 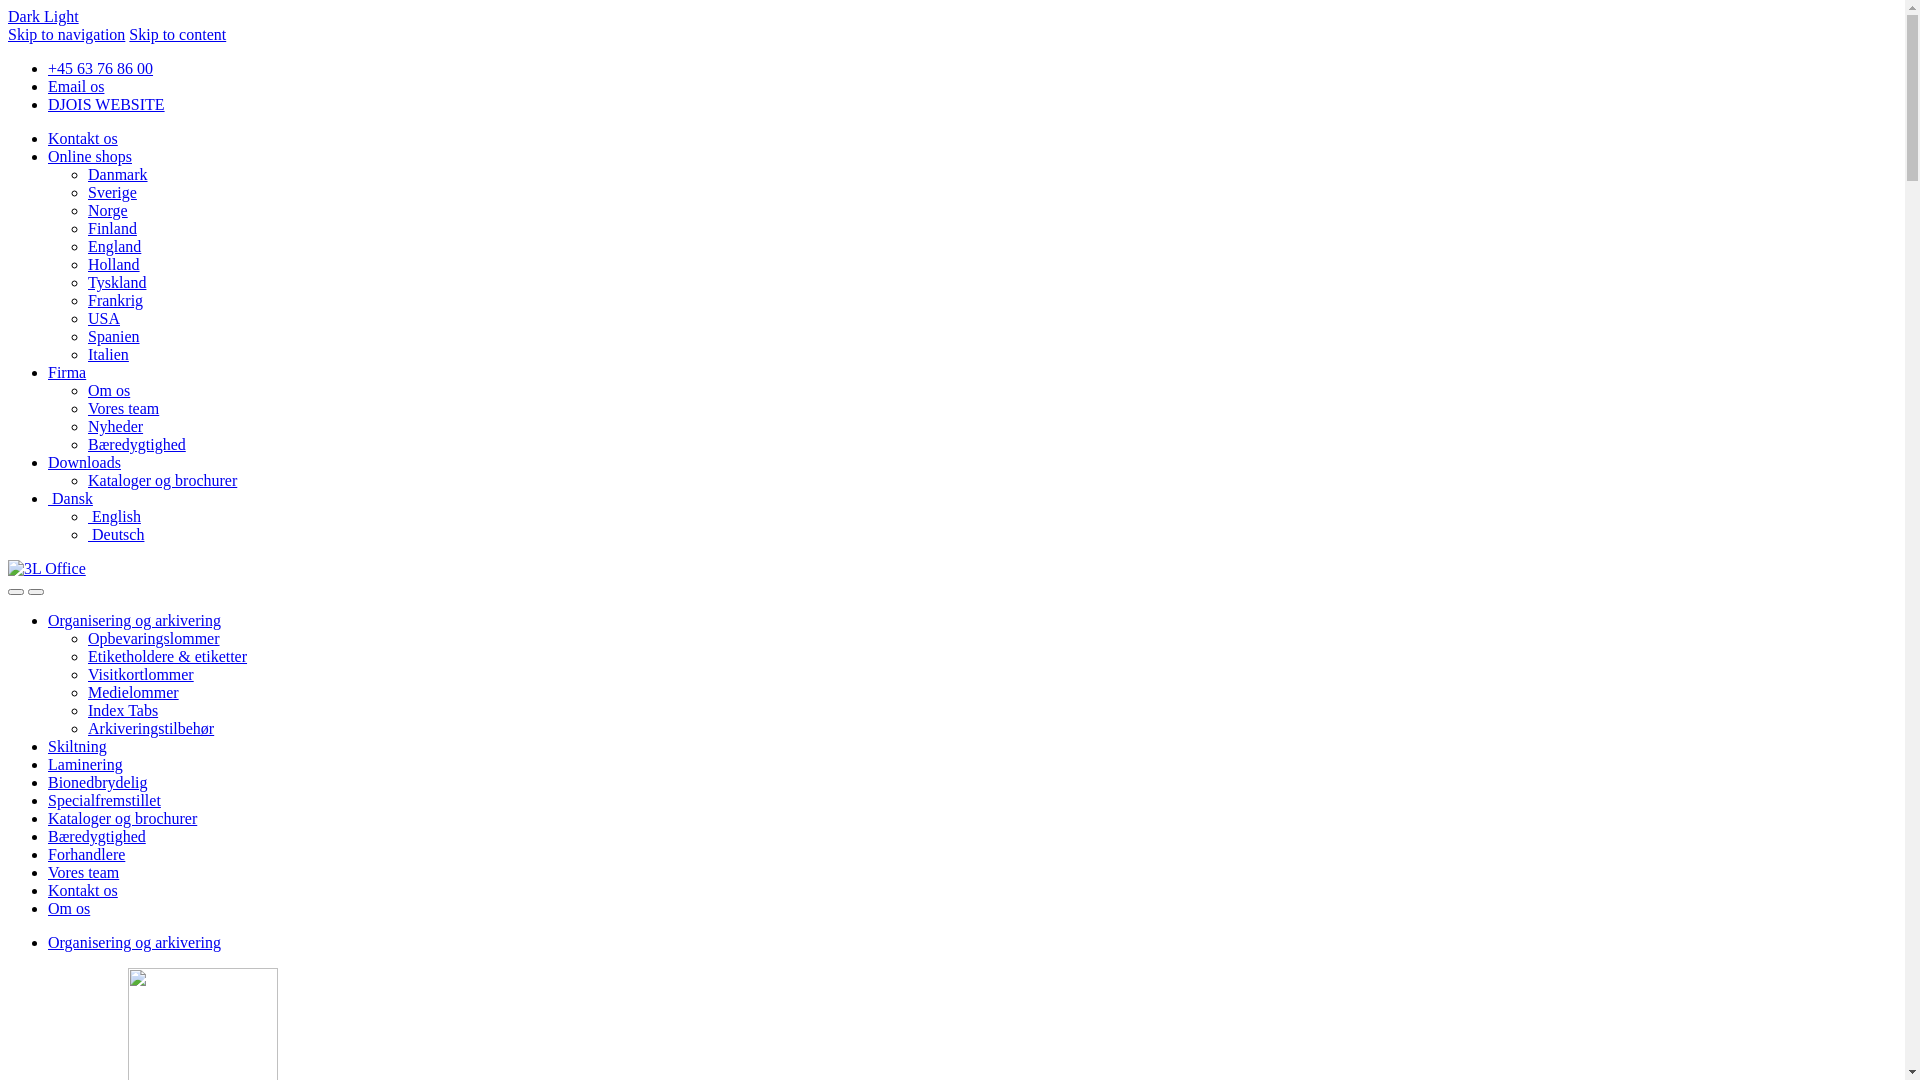 I want to click on 'Bionedbrydelig', so click(x=96, y=781).